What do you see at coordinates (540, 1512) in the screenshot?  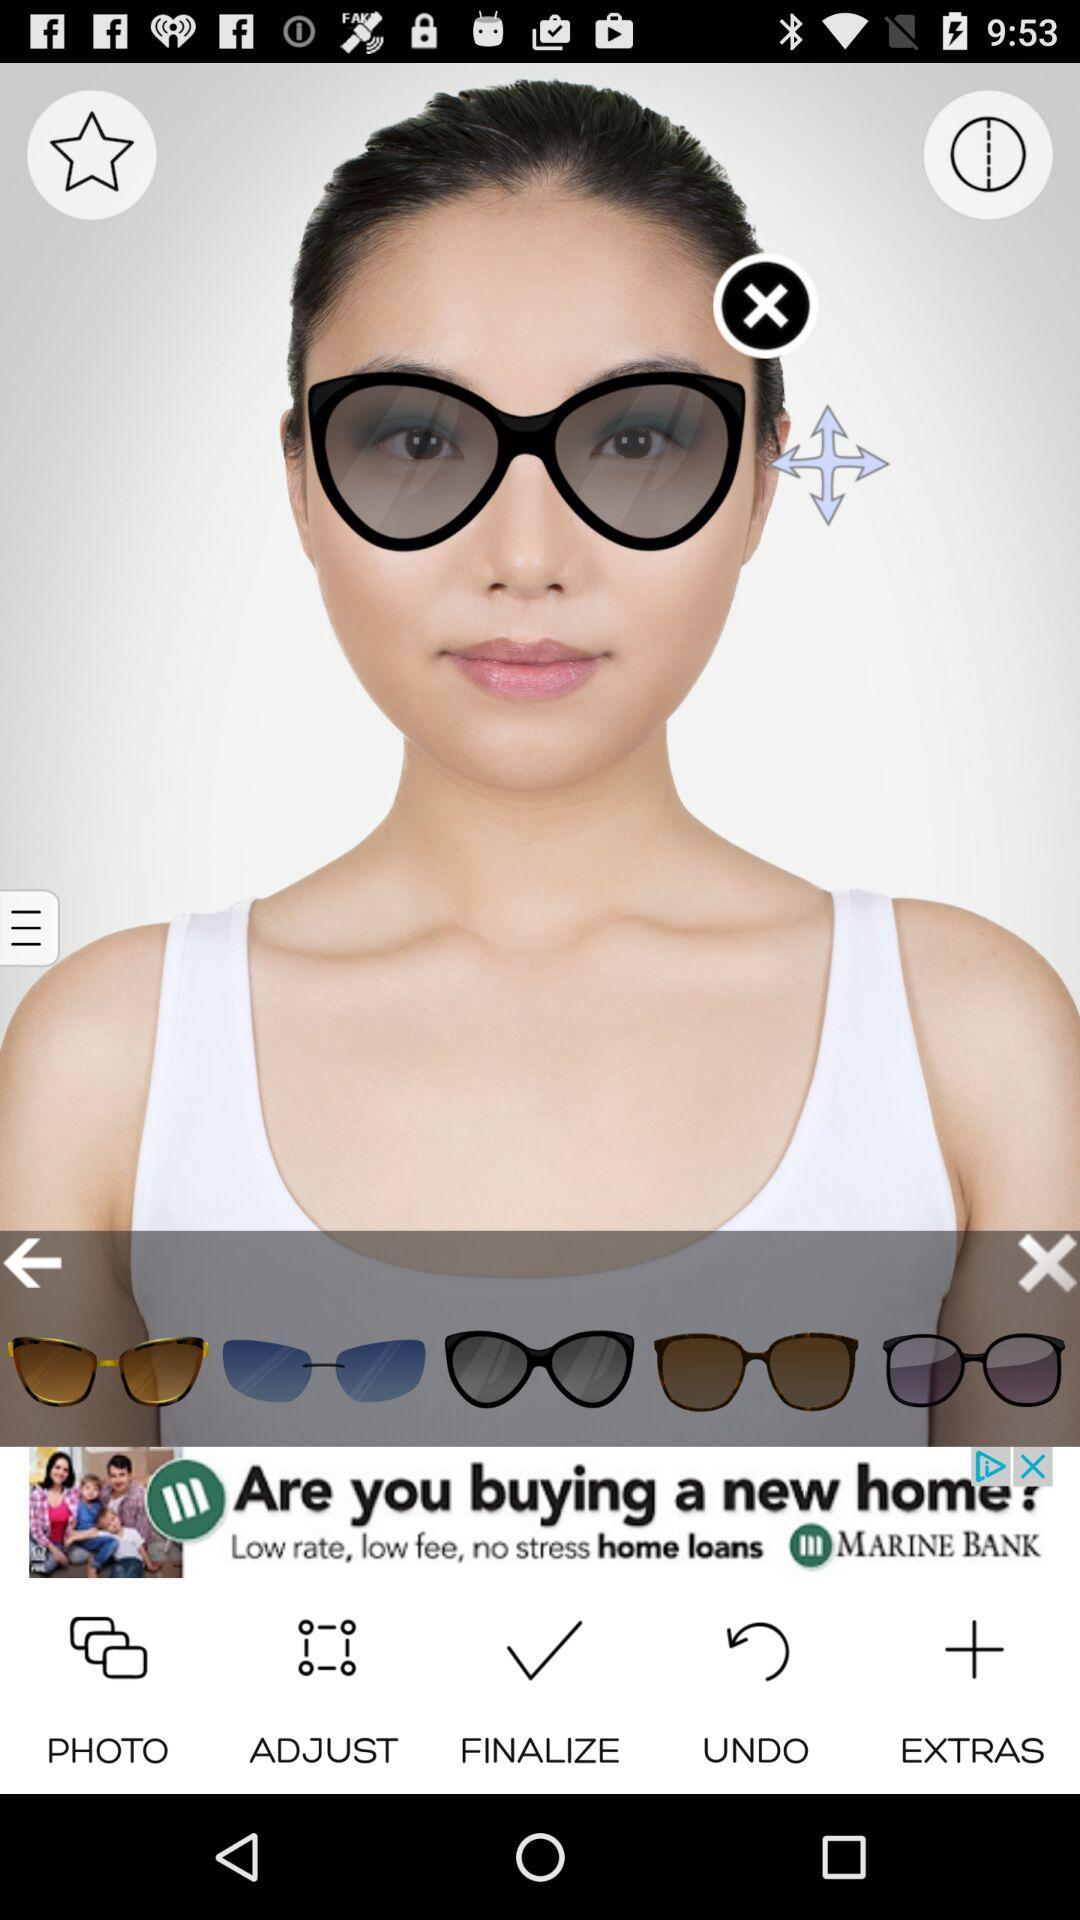 I see `open an advertisements` at bounding box center [540, 1512].